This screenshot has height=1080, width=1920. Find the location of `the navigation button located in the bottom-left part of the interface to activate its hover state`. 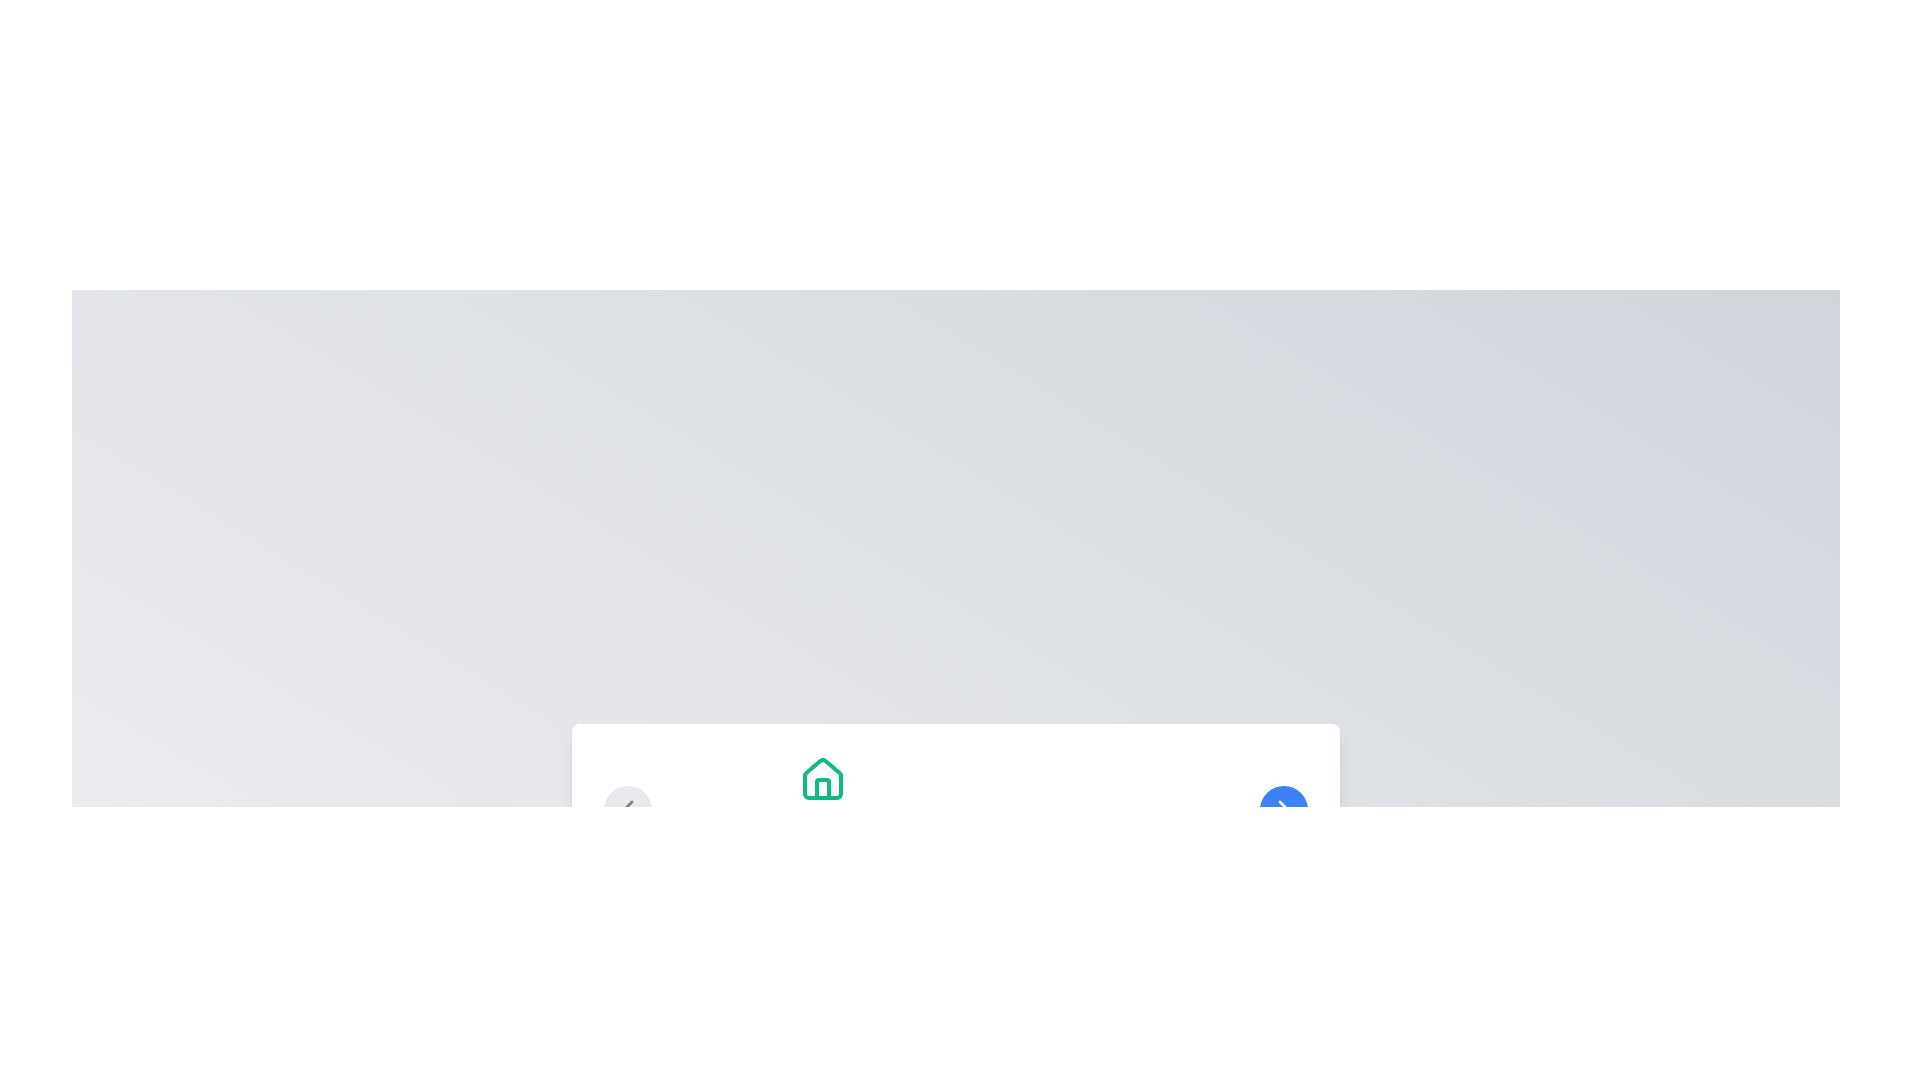

the navigation button located in the bottom-left part of the interface to activate its hover state is located at coordinates (627, 810).